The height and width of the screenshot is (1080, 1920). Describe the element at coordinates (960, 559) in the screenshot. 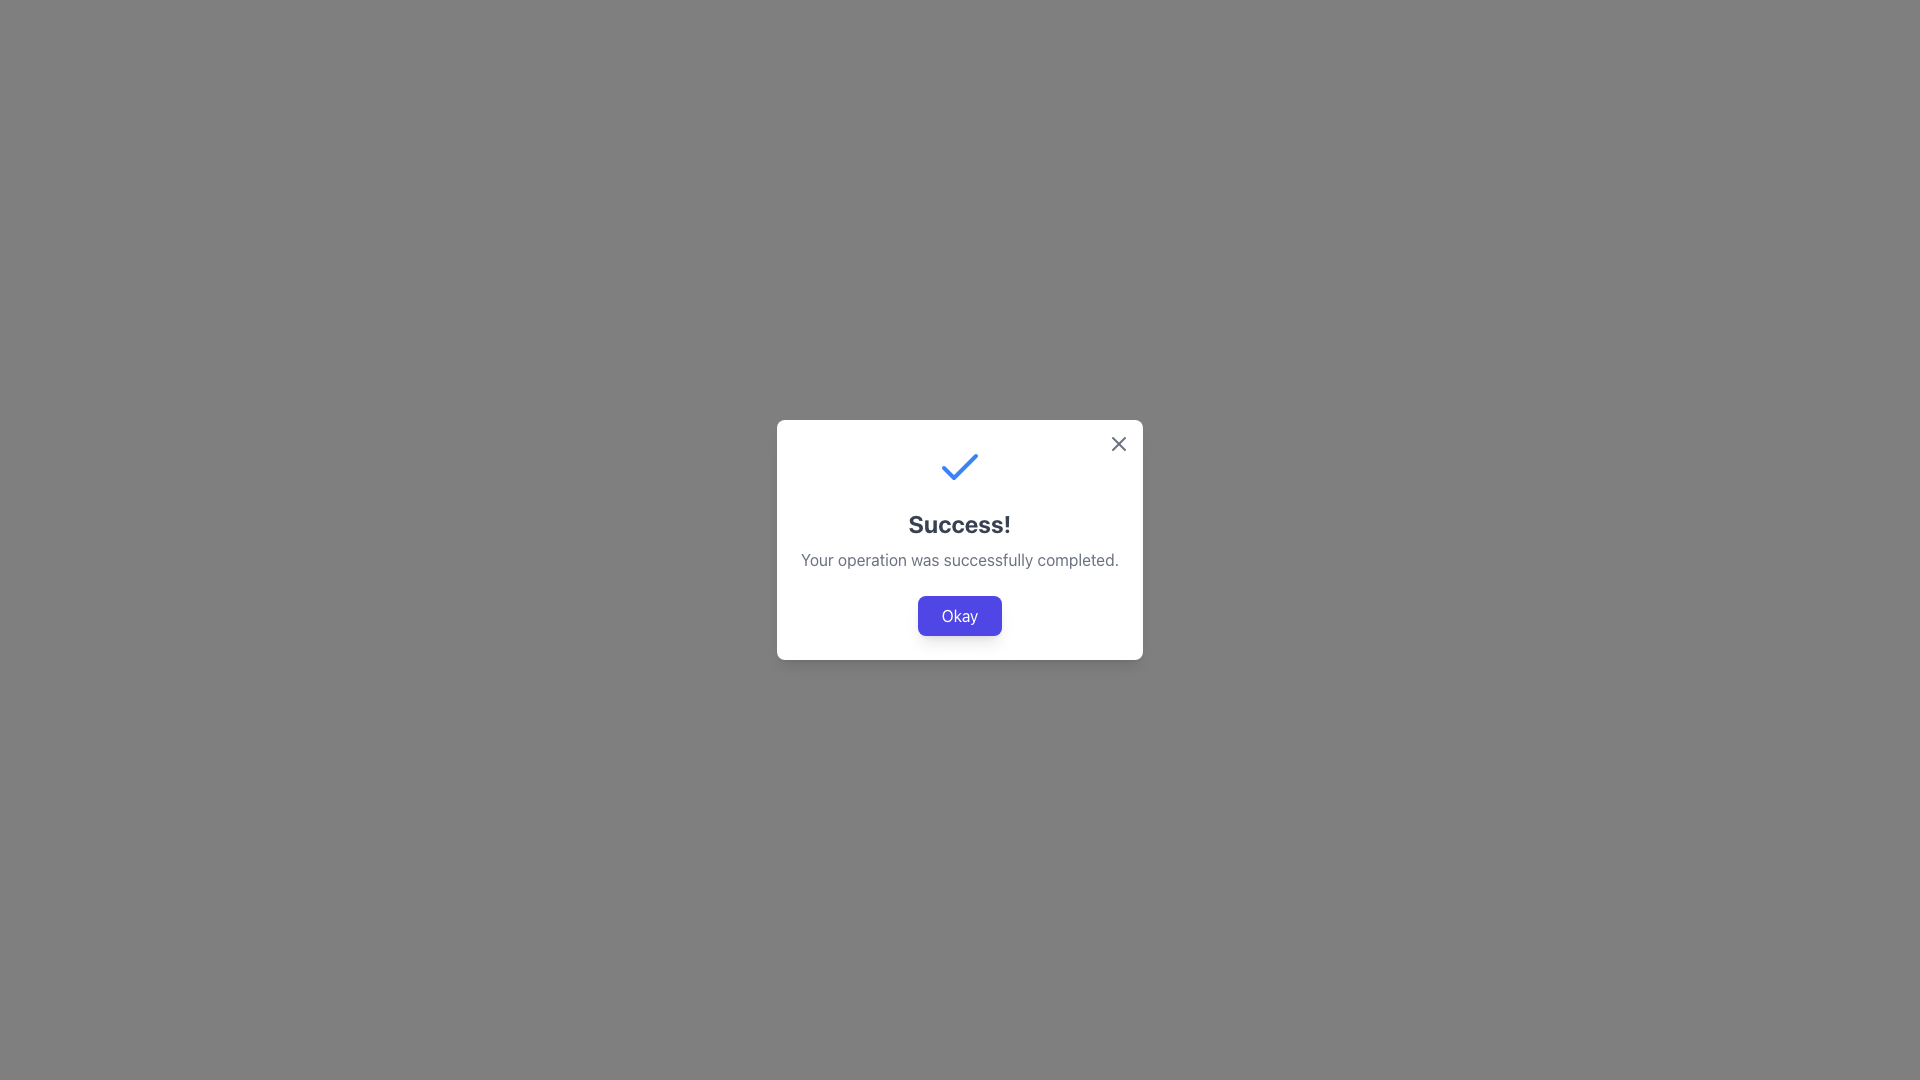

I see `confirmation message displayed below the bold header text 'Success!' in the centered modal dialog box` at that location.